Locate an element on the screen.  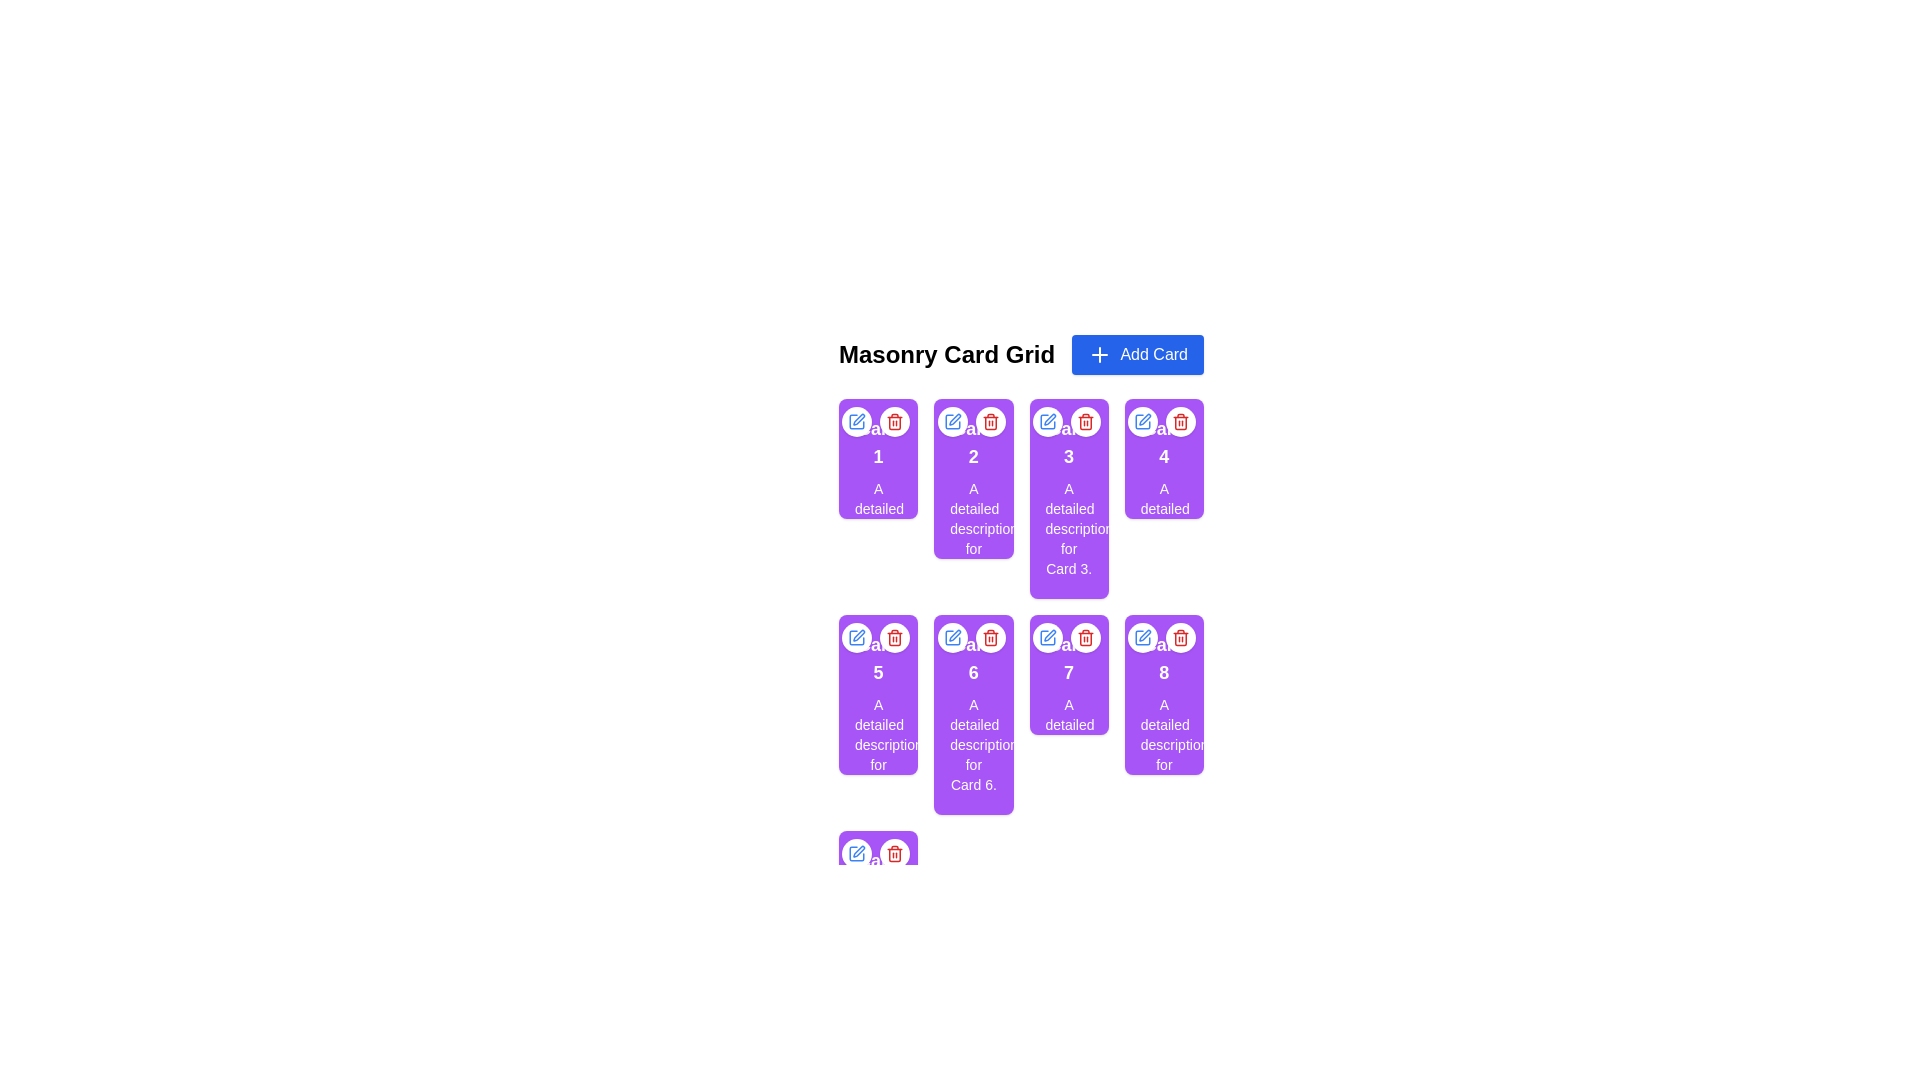
text content of the Text Label located at the top of 'Card 6', which displays the title or identifier of the card is located at coordinates (973, 659).